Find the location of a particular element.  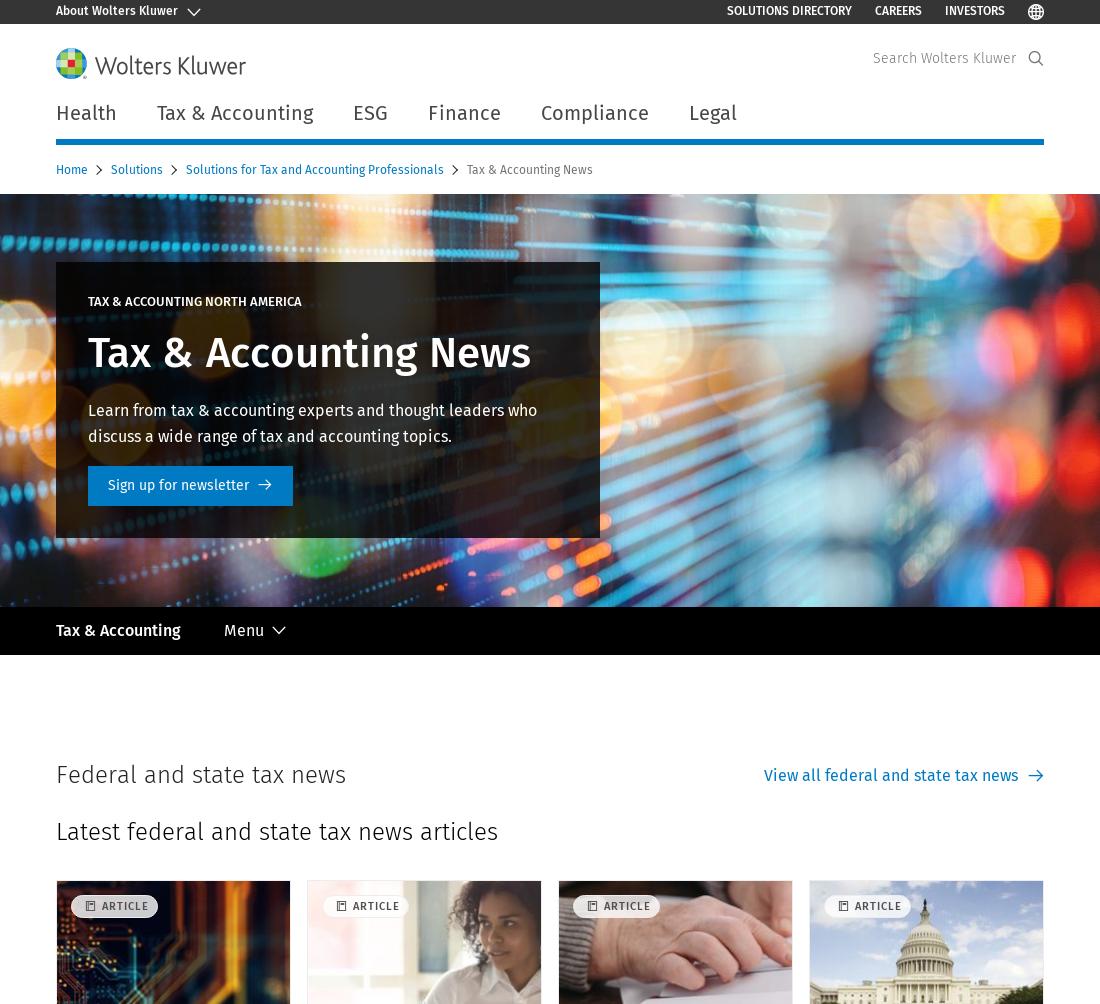

'Compliance' is located at coordinates (593, 112).